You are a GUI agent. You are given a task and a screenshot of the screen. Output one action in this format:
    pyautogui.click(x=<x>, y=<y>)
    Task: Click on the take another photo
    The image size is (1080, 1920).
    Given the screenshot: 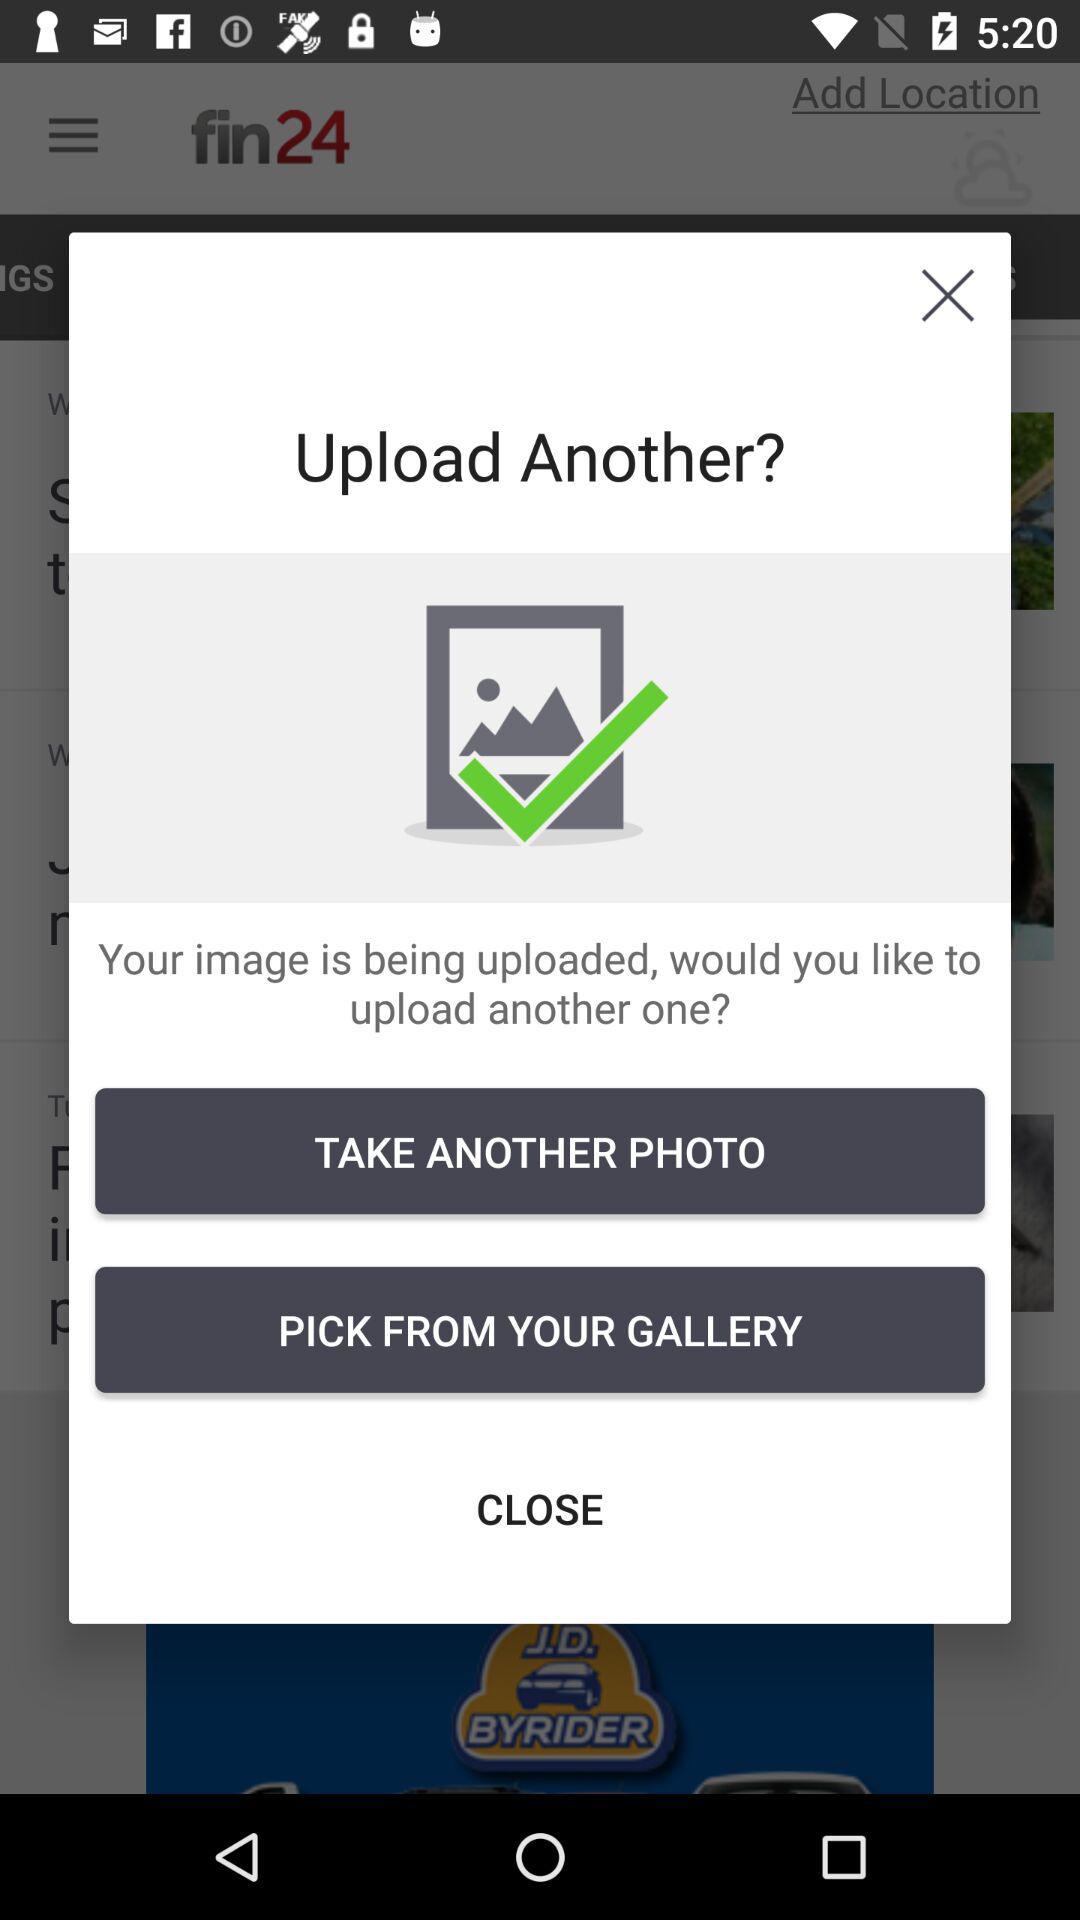 What is the action you would take?
    pyautogui.click(x=540, y=1151)
    